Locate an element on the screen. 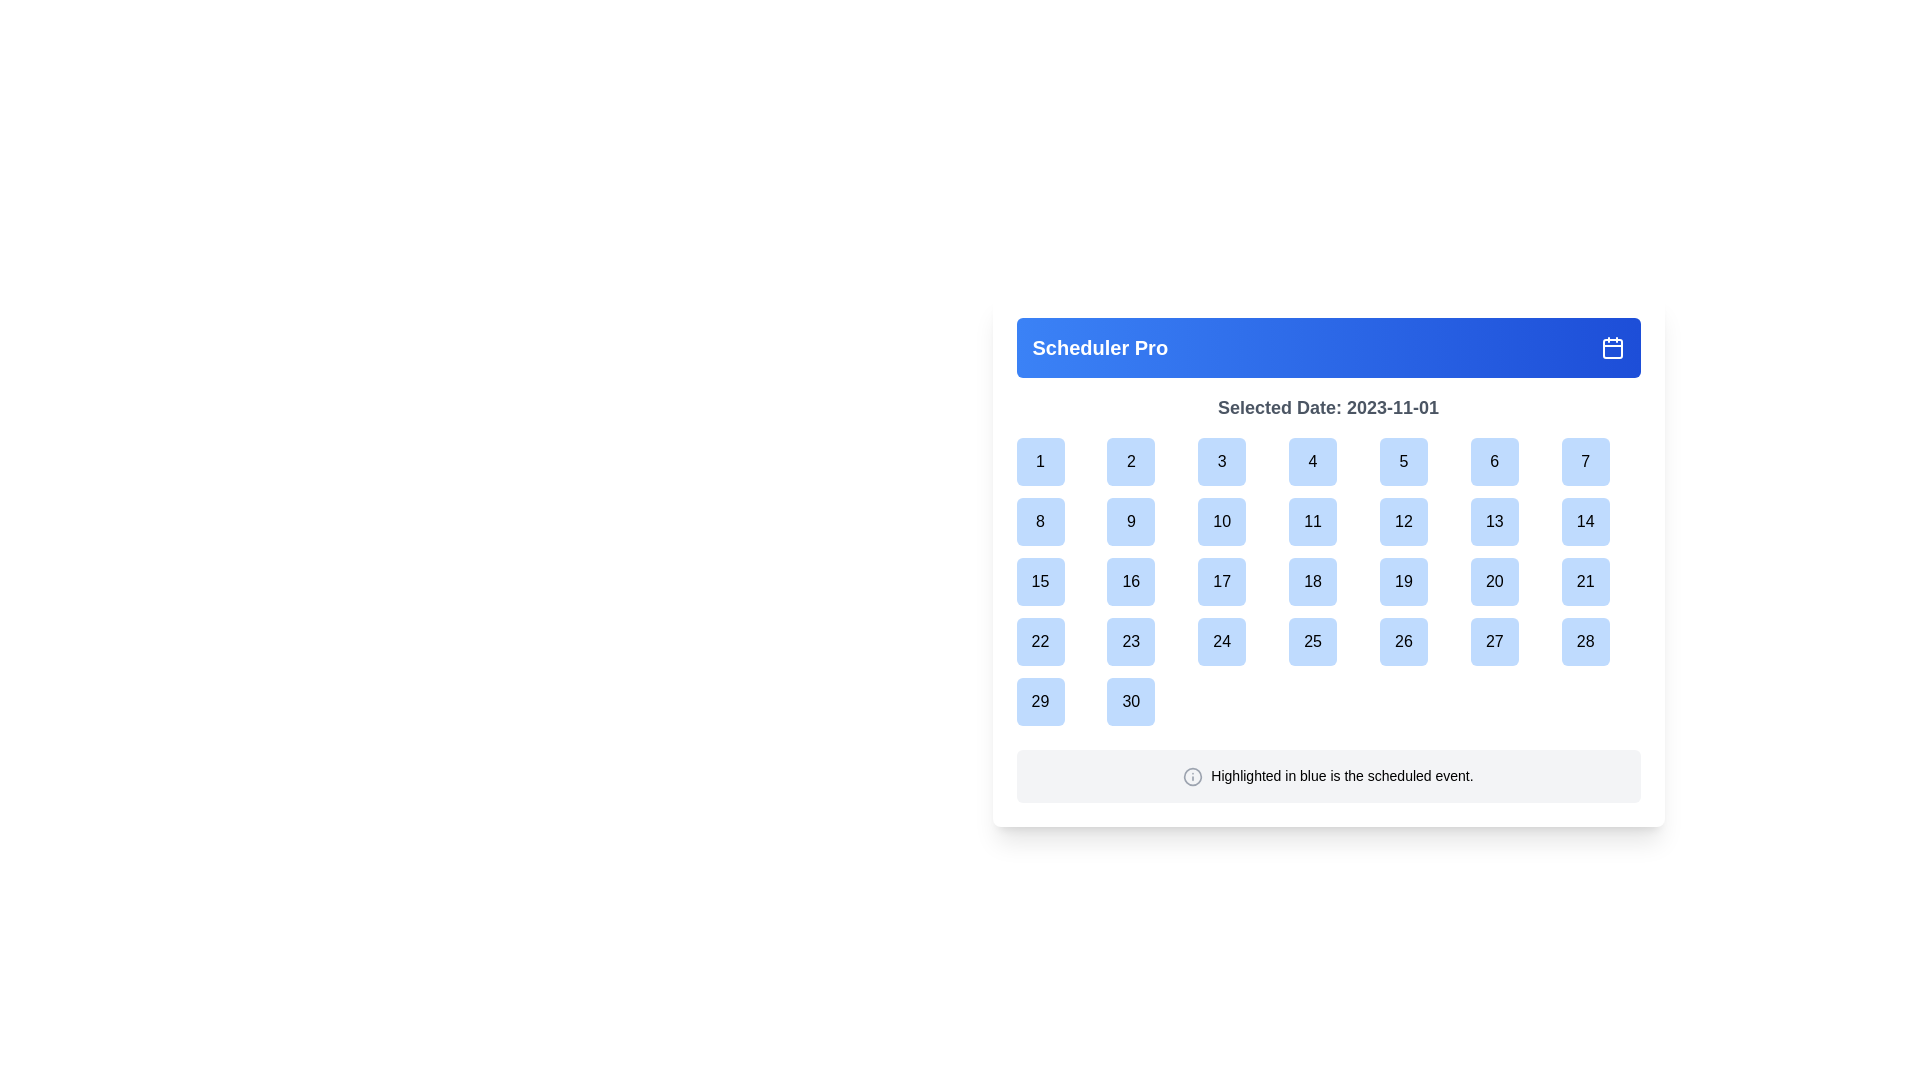 This screenshot has width=1920, height=1080. the square-shaped button with a light blue background and the number '27' in bold black text is located at coordinates (1494, 641).